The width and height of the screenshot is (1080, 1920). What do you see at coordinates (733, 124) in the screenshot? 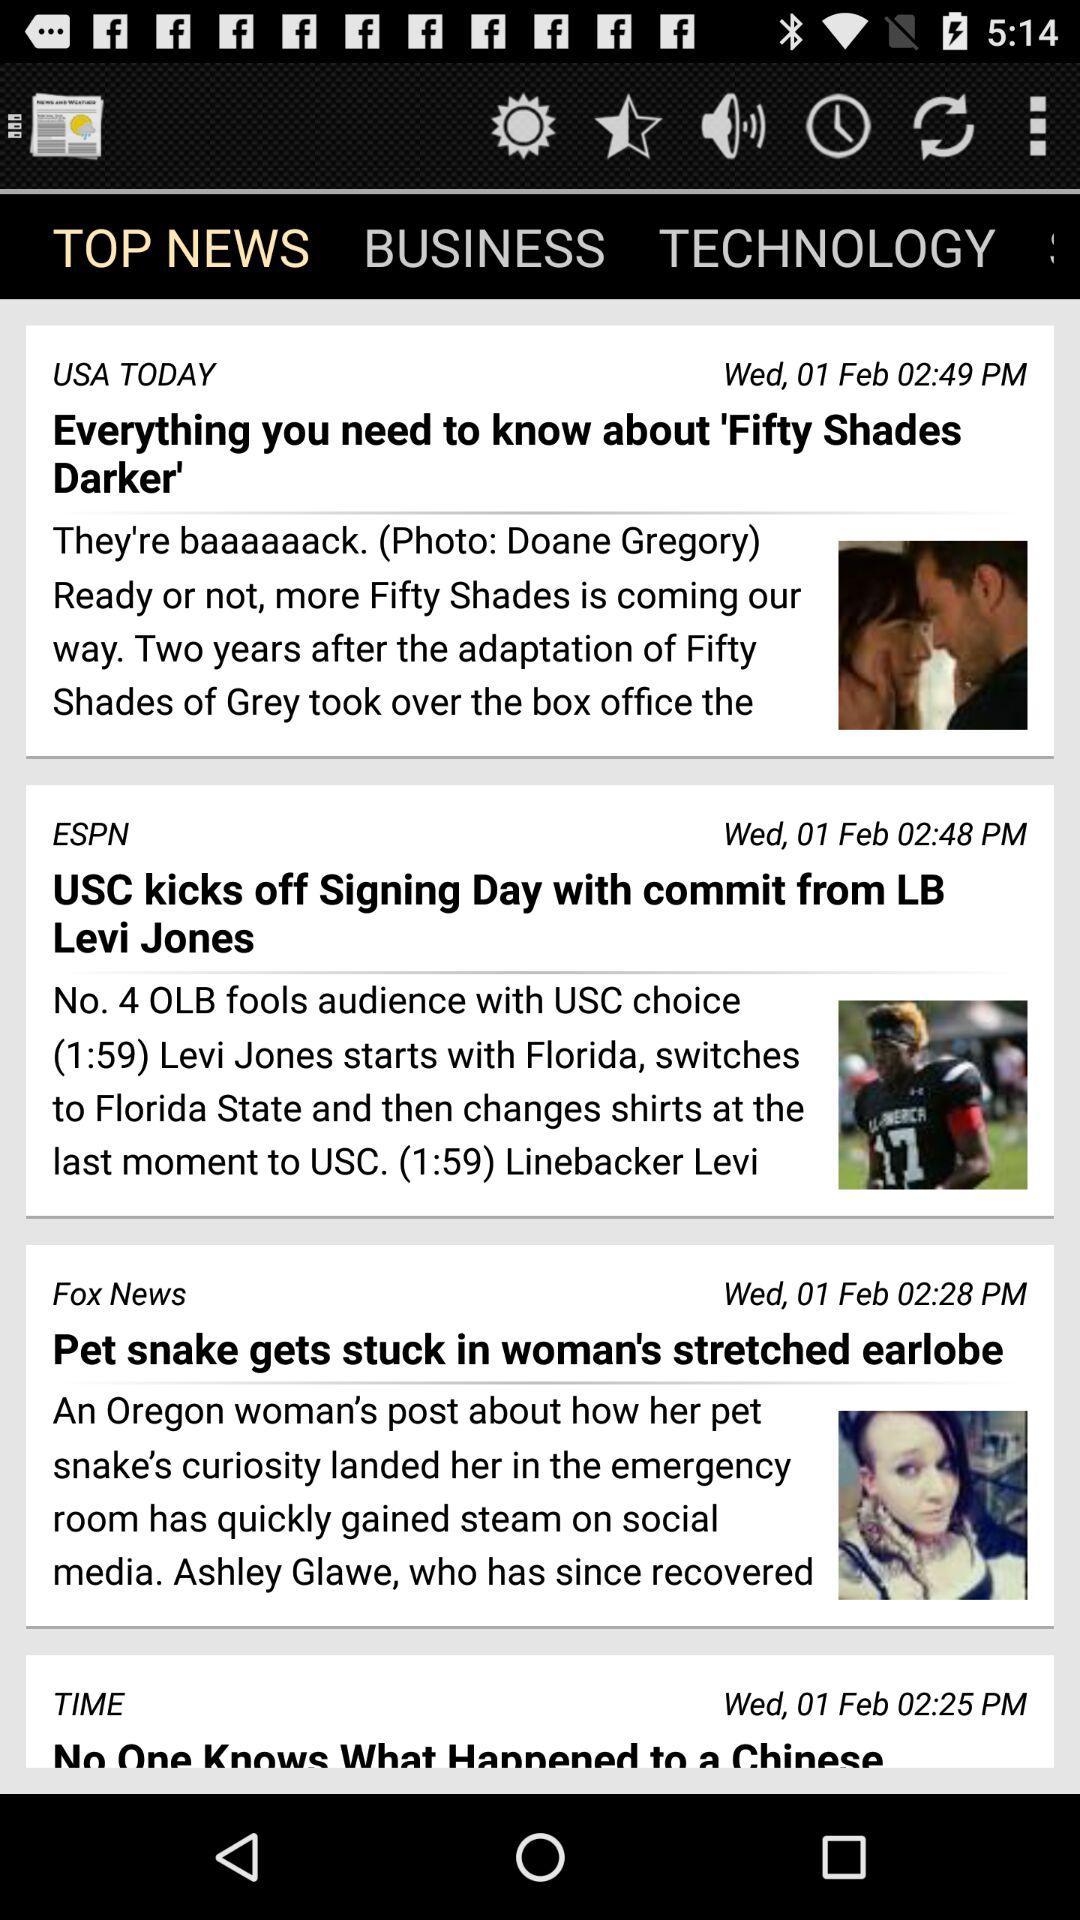
I see `change volume level` at bounding box center [733, 124].